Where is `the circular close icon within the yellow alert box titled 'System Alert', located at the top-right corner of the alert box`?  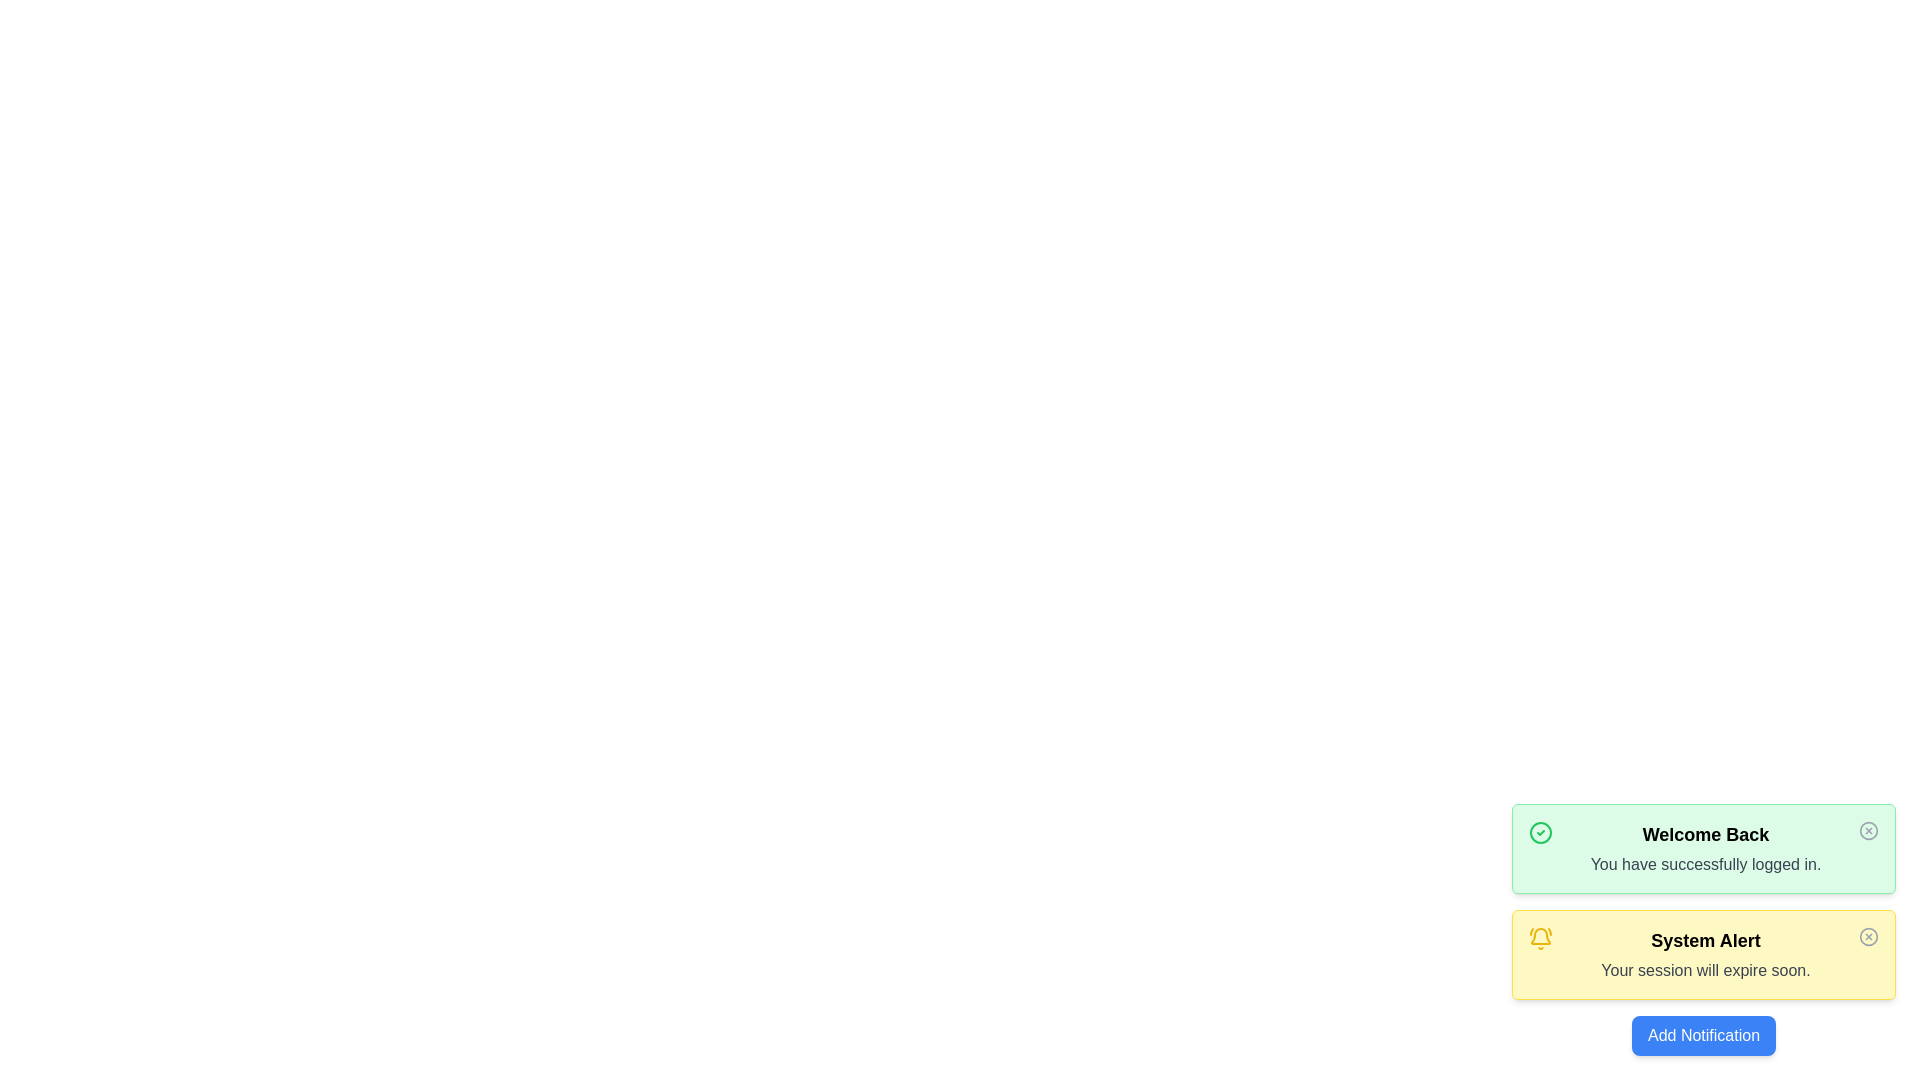 the circular close icon within the yellow alert box titled 'System Alert', located at the top-right corner of the alert box is located at coordinates (1867, 937).